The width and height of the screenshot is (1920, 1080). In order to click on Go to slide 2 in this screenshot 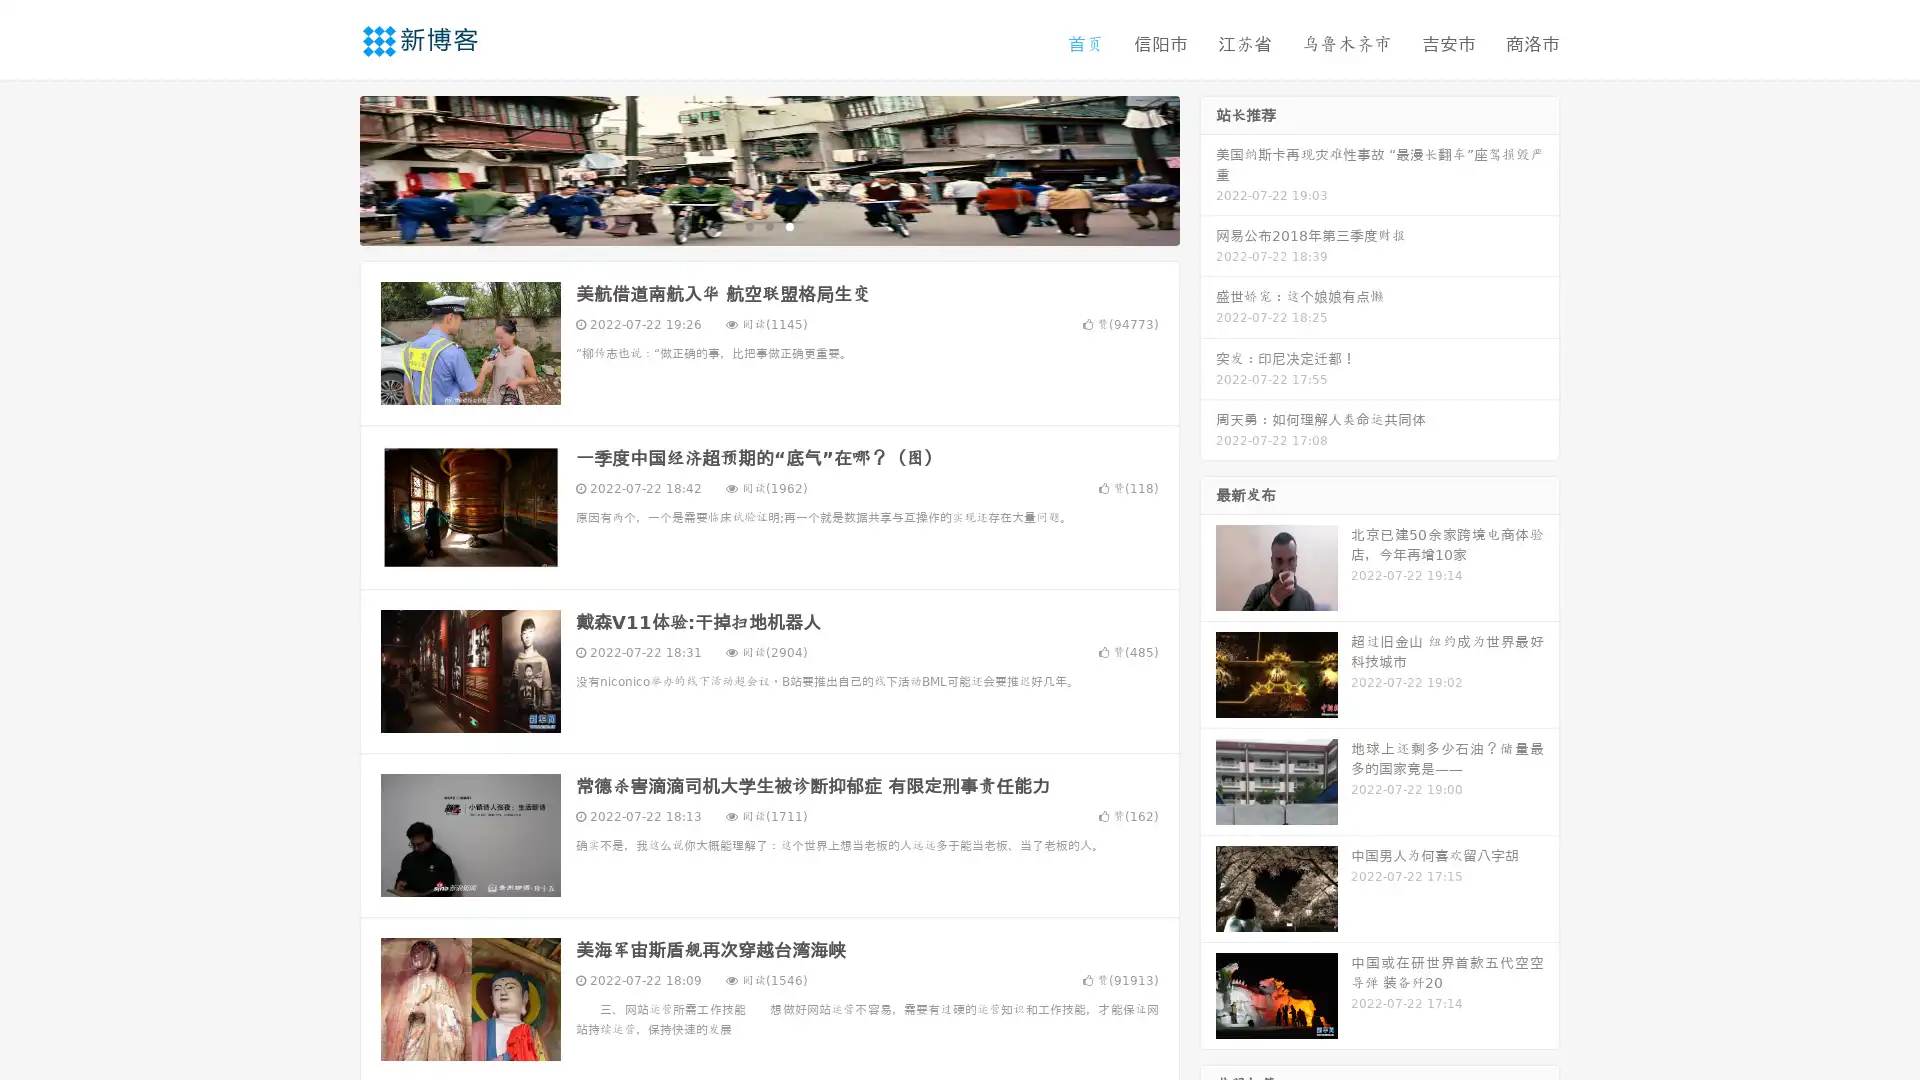, I will do `click(768, 225)`.